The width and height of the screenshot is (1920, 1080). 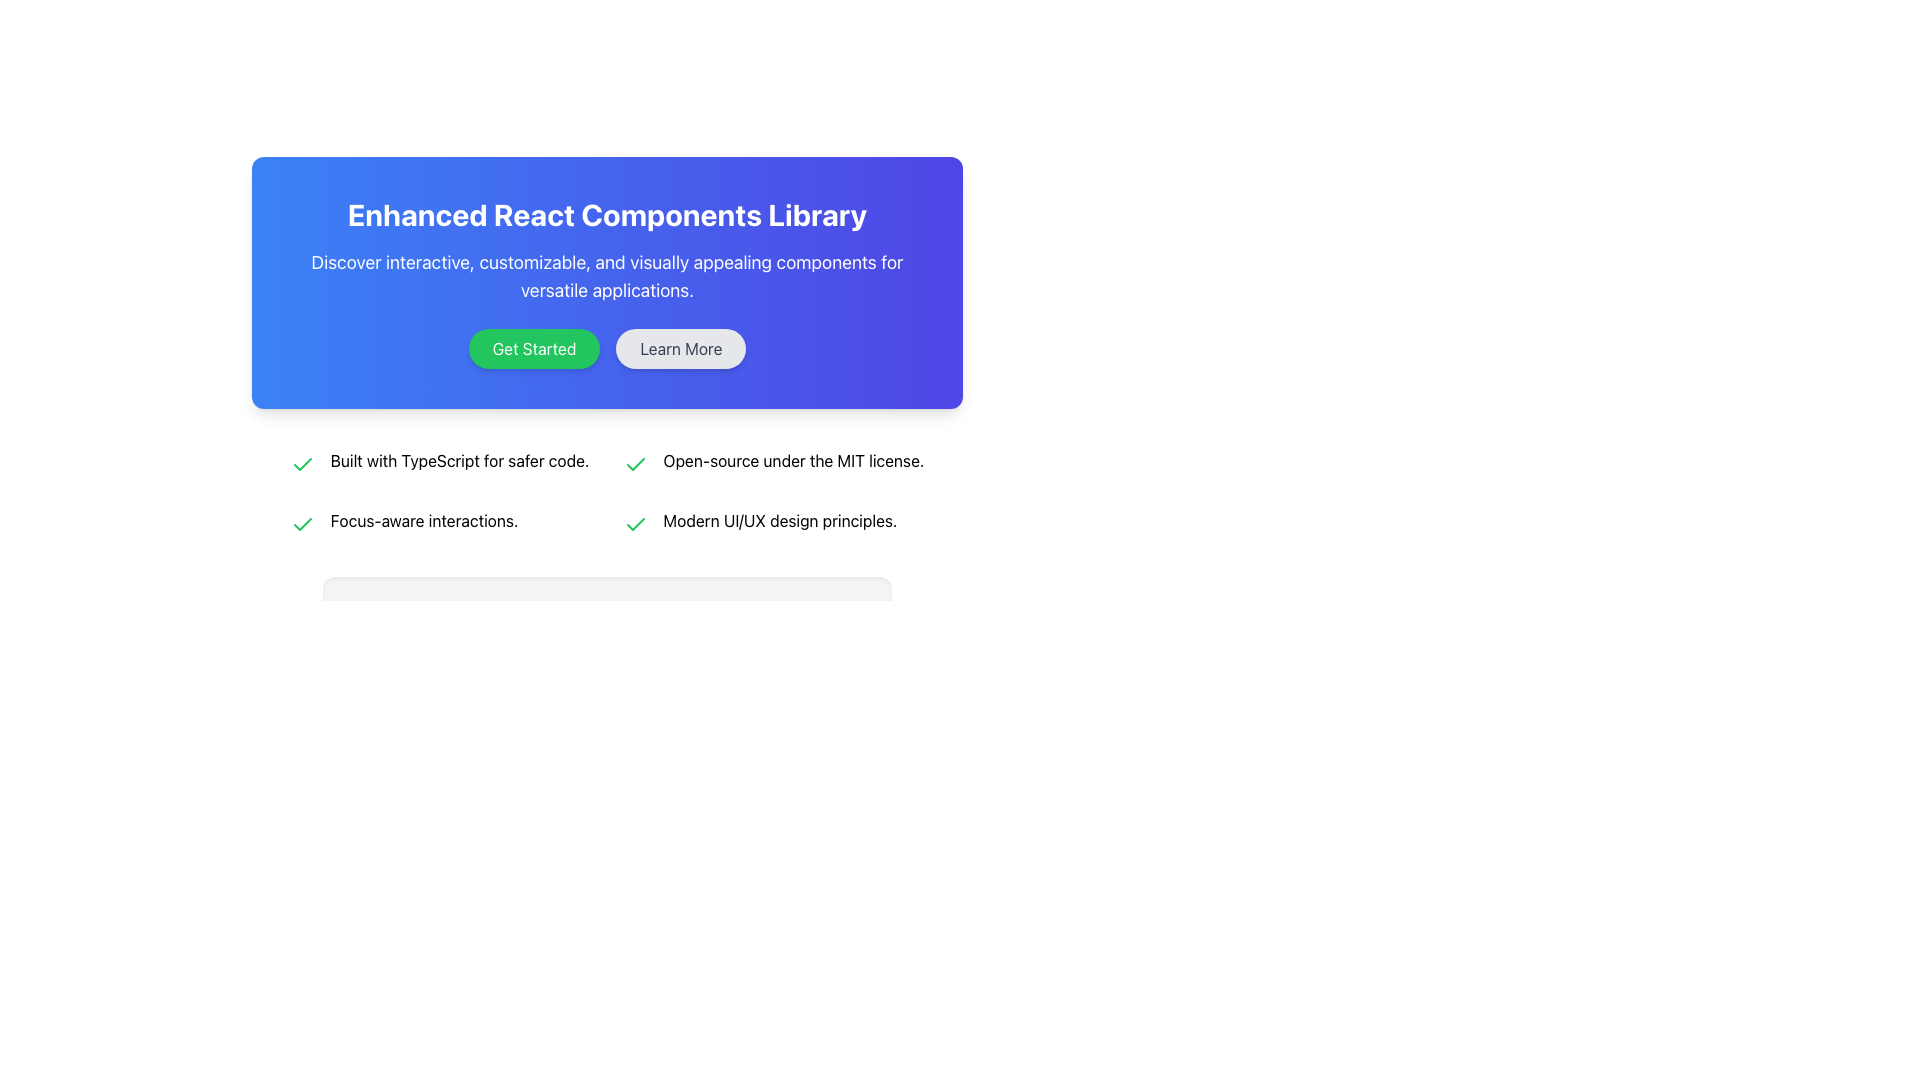 I want to click on text label that is the second entry in a vertically aligned feature list, located to the right of a green checkmark icon, so click(x=423, y=519).